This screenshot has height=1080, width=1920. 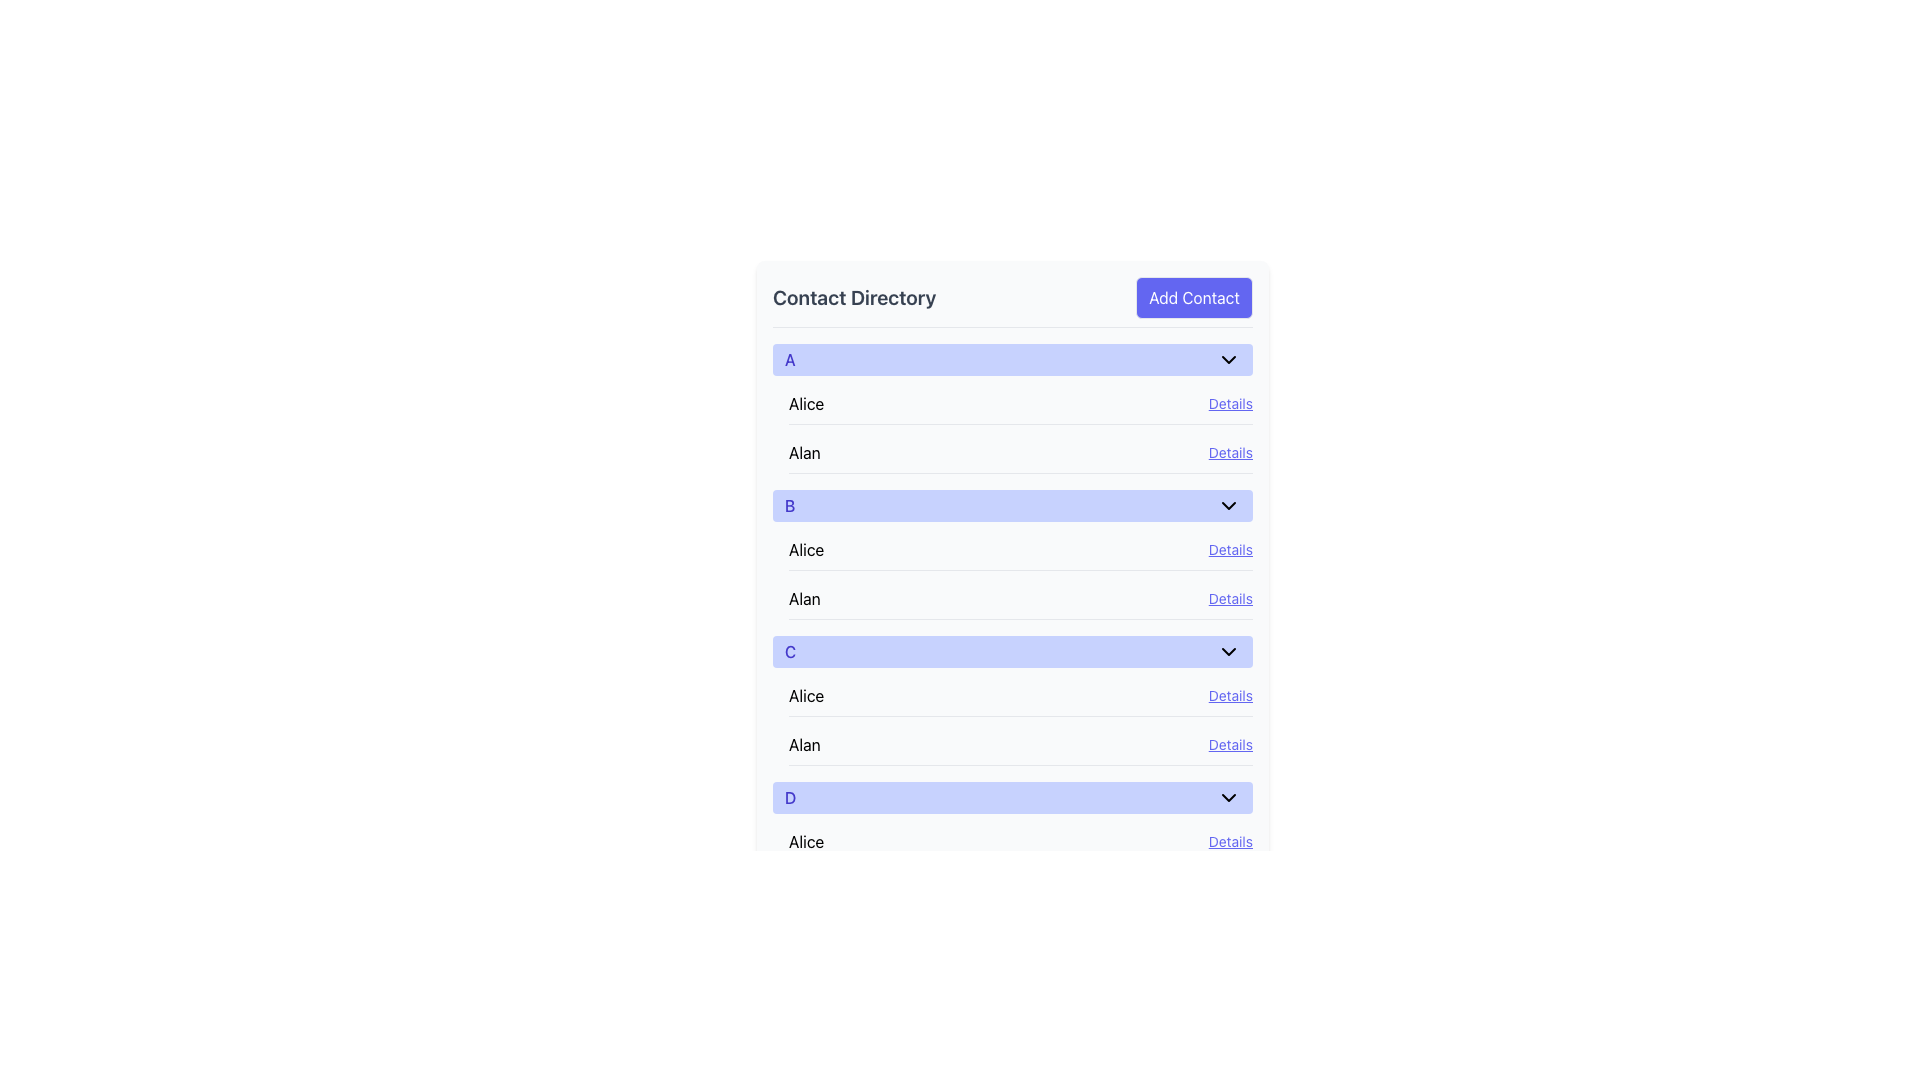 What do you see at coordinates (804, 597) in the screenshot?
I see `the contact's name label 'Alan' in the second row of the contact directory under section 'B', which is positioned to the left of the 'Details' link` at bounding box center [804, 597].